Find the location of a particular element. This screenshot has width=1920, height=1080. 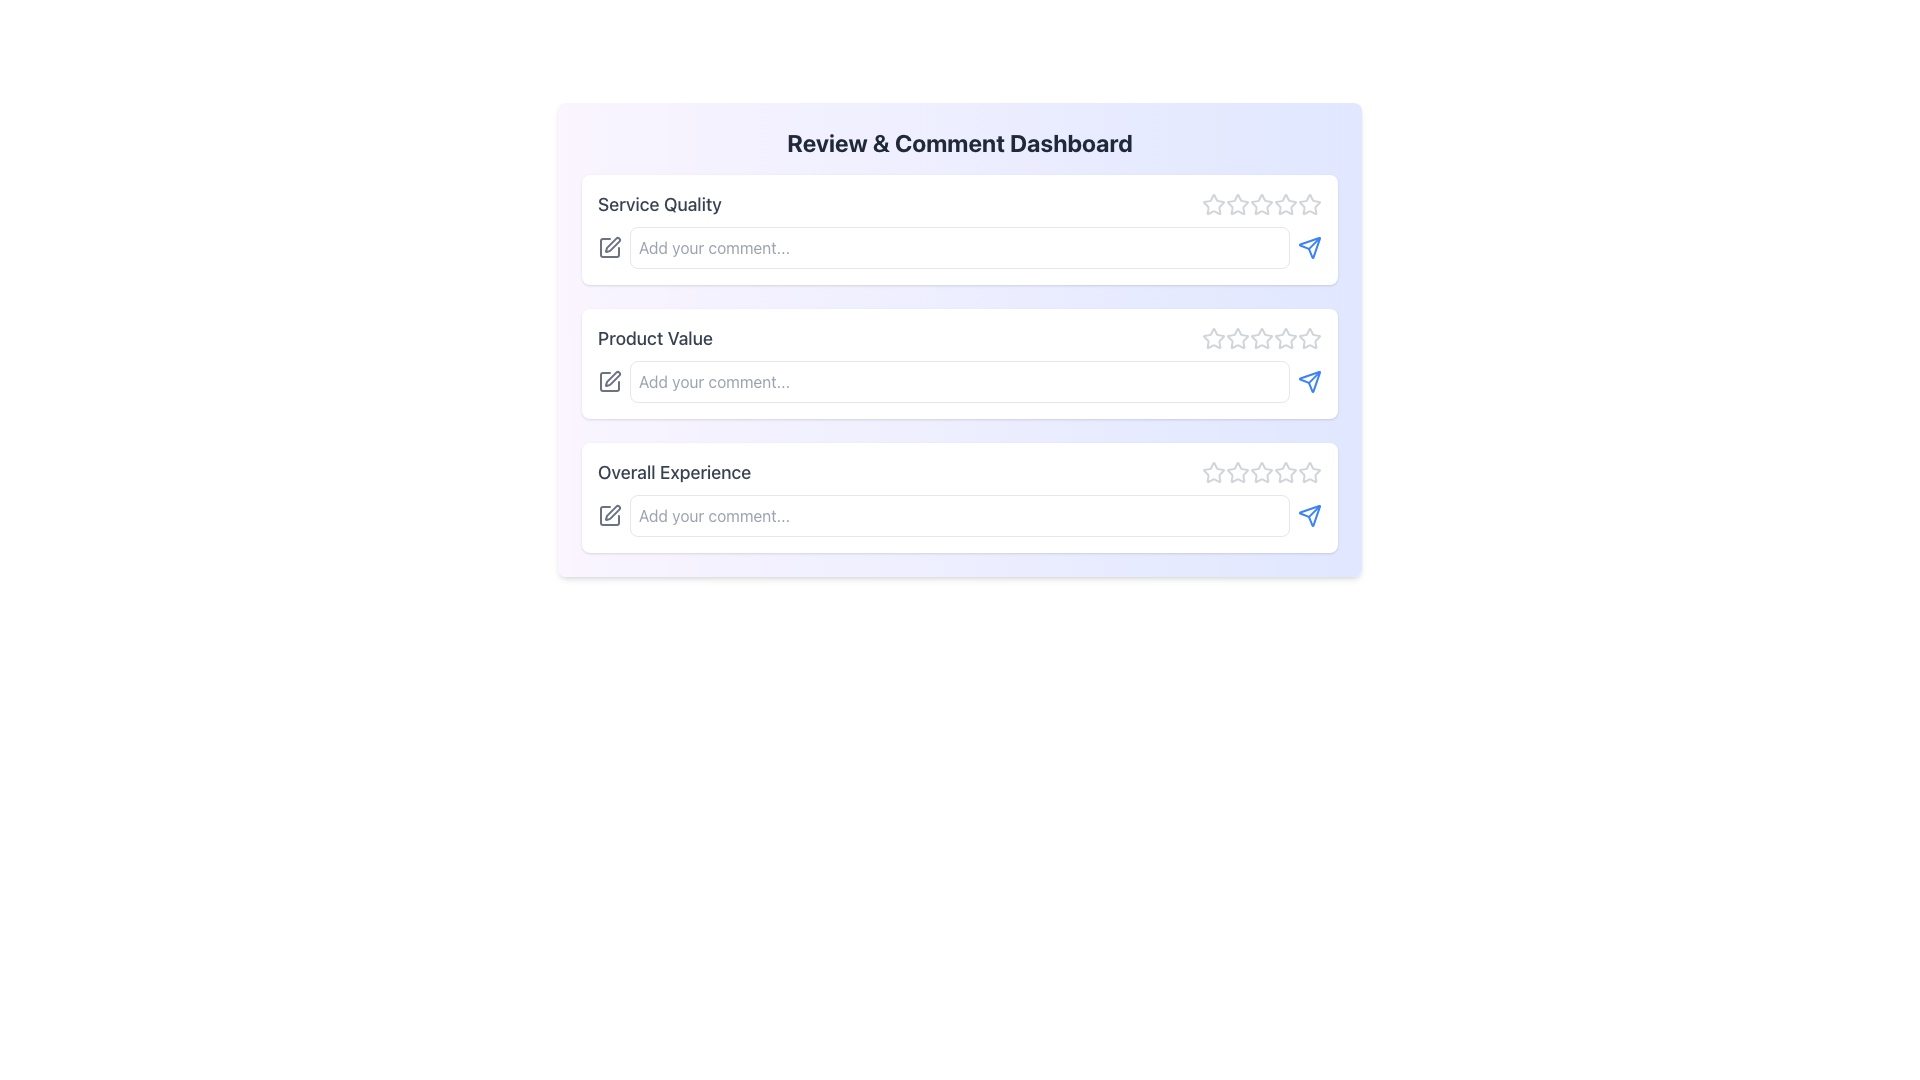

the third star is located at coordinates (1261, 337).